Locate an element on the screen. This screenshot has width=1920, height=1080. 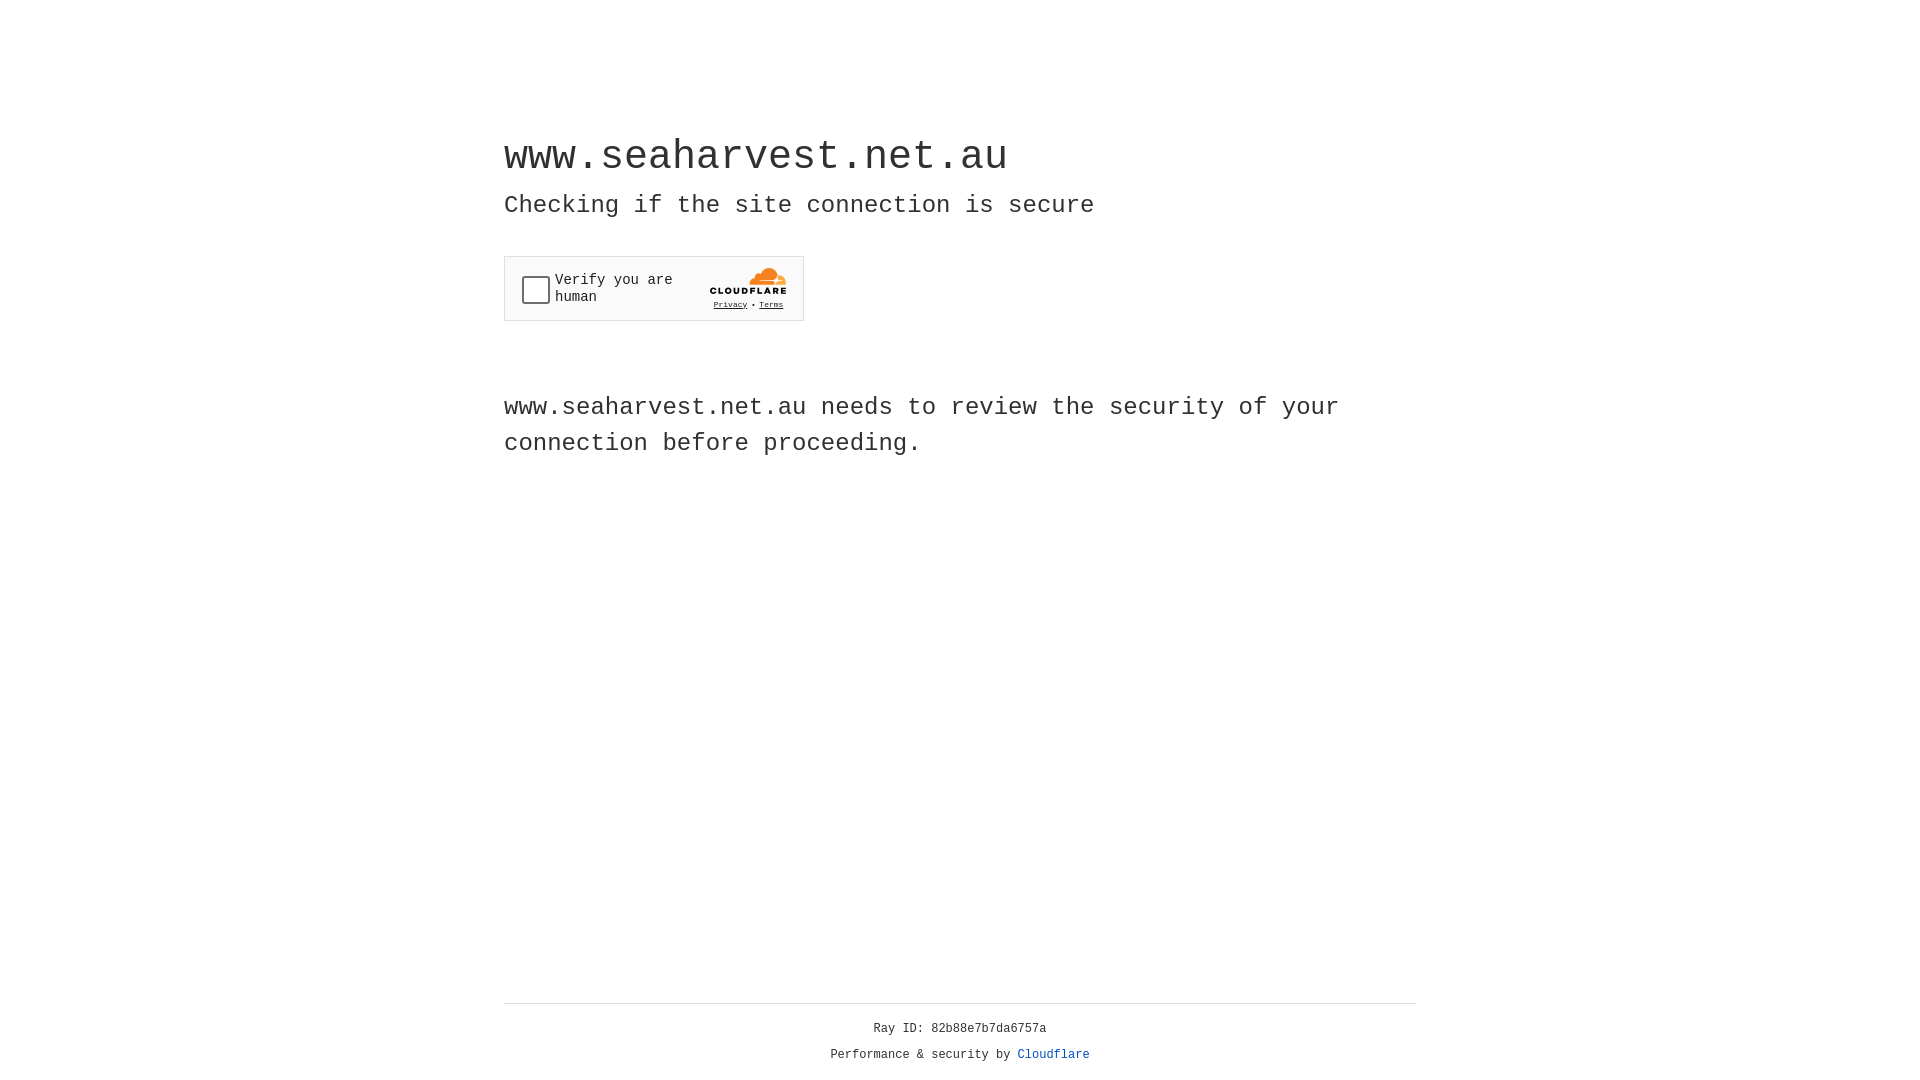
'Cloudflare' is located at coordinates (1017, 1054).